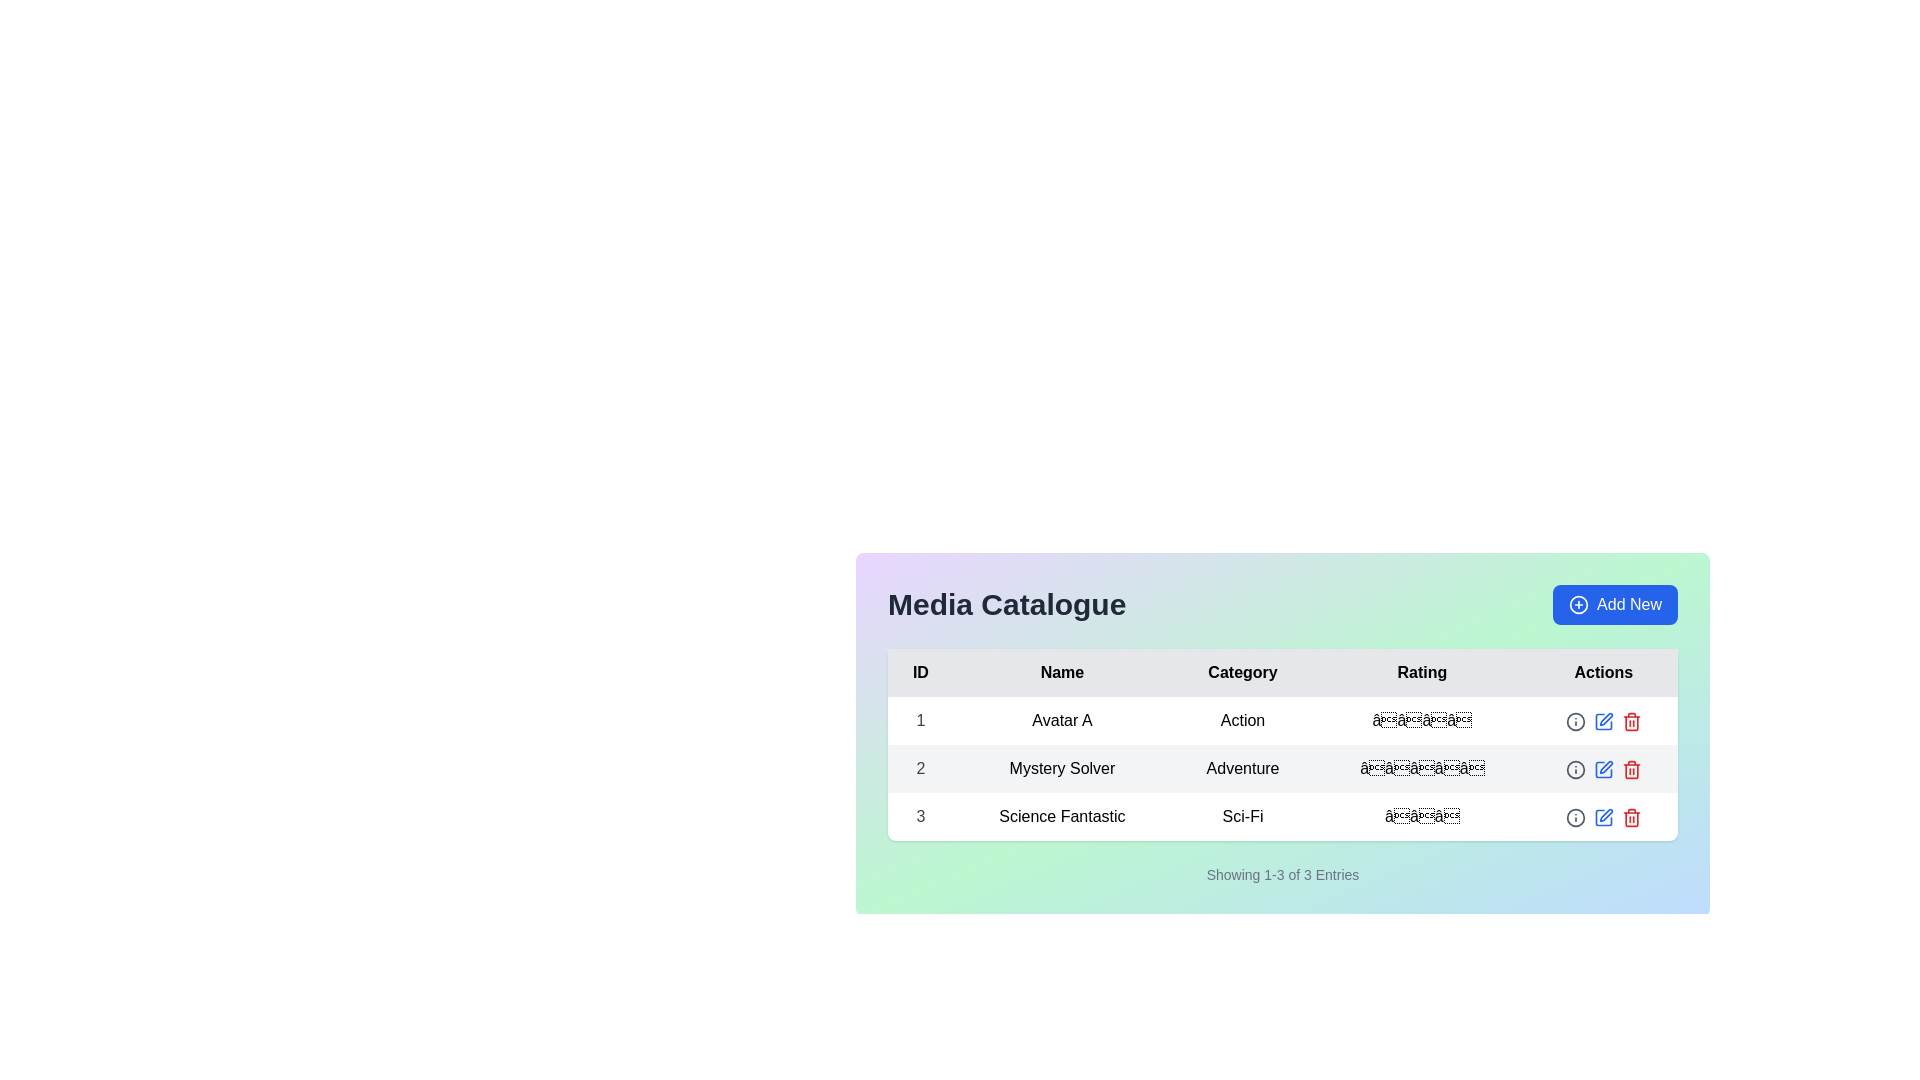 Image resolution: width=1920 pixels, height=1080 pixels. Describe the element at coordinates (1606, 717) in the screenshot. I see `the SVG icon button in the 'Actions' column of the table` at that location.